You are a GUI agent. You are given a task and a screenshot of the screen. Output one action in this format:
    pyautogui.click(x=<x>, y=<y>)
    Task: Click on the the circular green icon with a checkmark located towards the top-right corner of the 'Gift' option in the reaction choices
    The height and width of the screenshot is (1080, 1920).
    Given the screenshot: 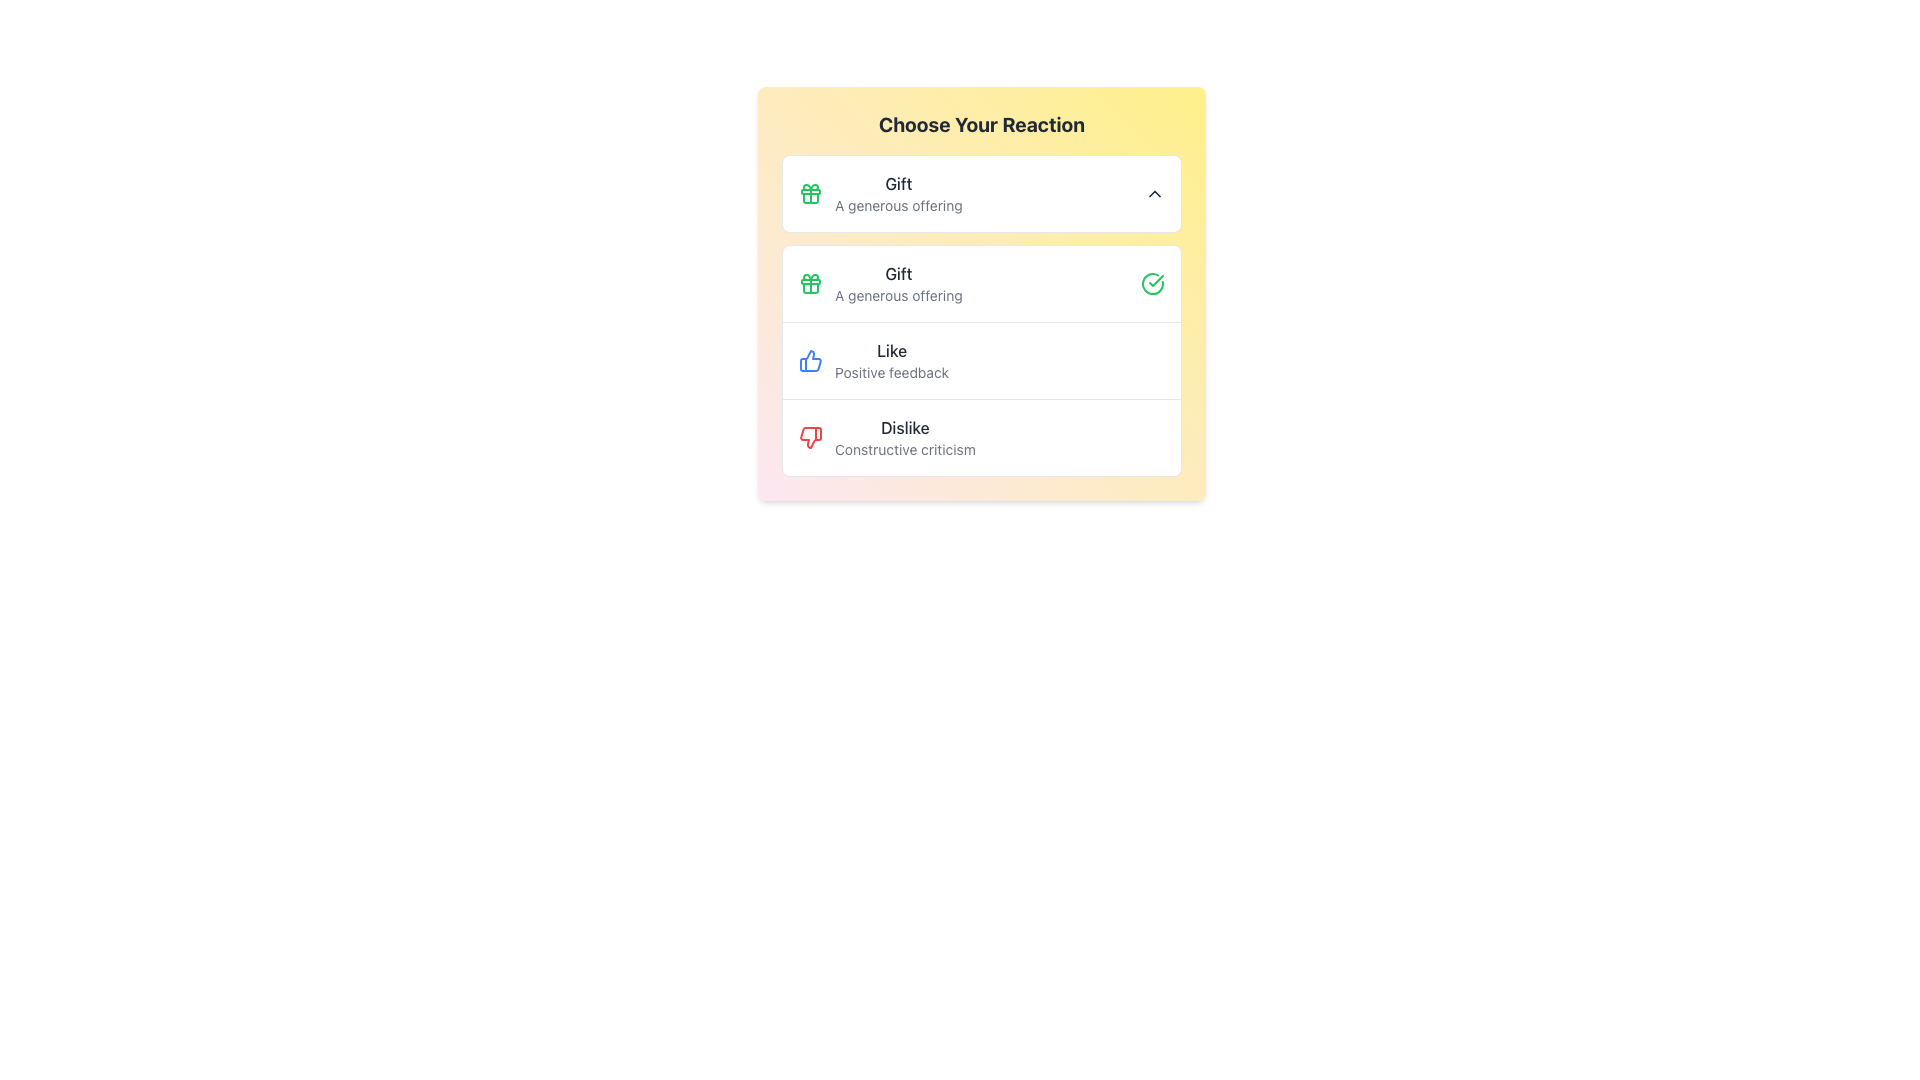 What is the action you would take?
    pyautogui.click(x=1152, y=284)
    